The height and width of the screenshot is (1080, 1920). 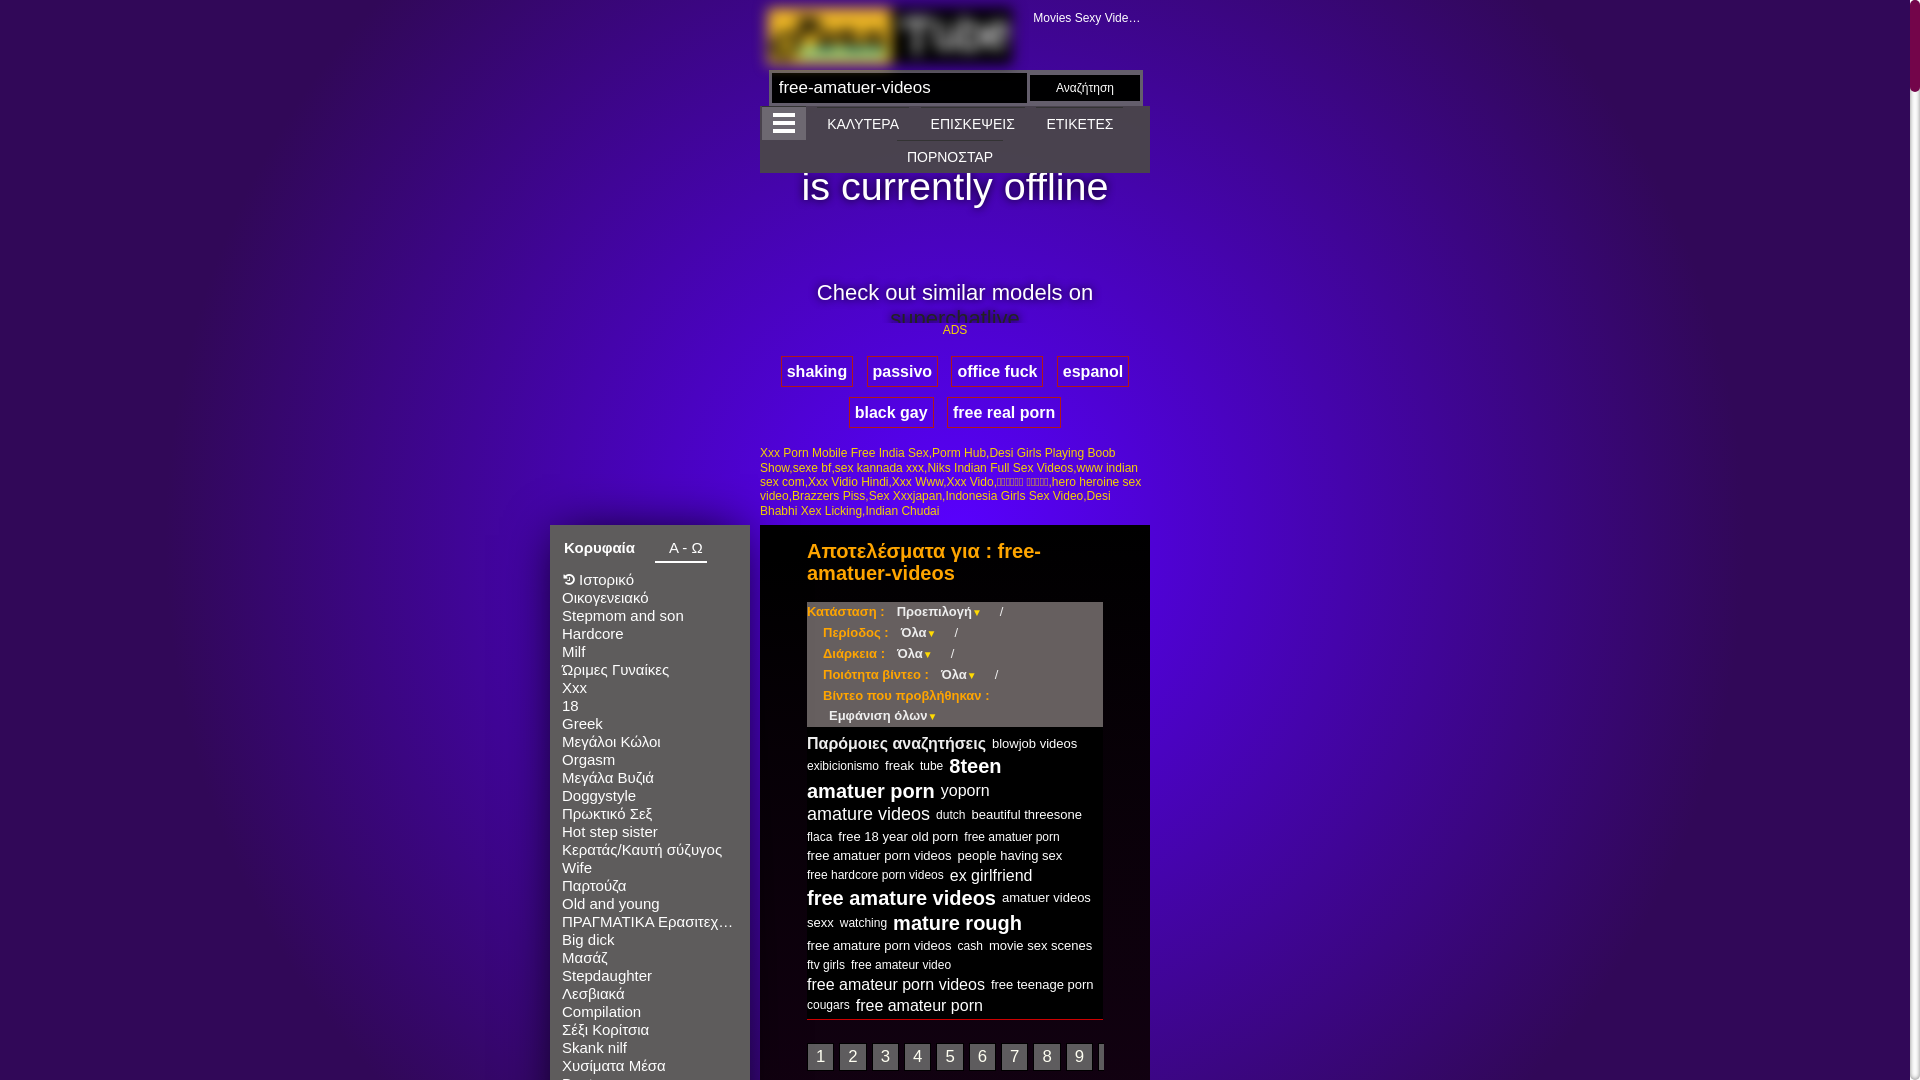 I want to click on 'free amature porn videos', so click(x=879, y=945).